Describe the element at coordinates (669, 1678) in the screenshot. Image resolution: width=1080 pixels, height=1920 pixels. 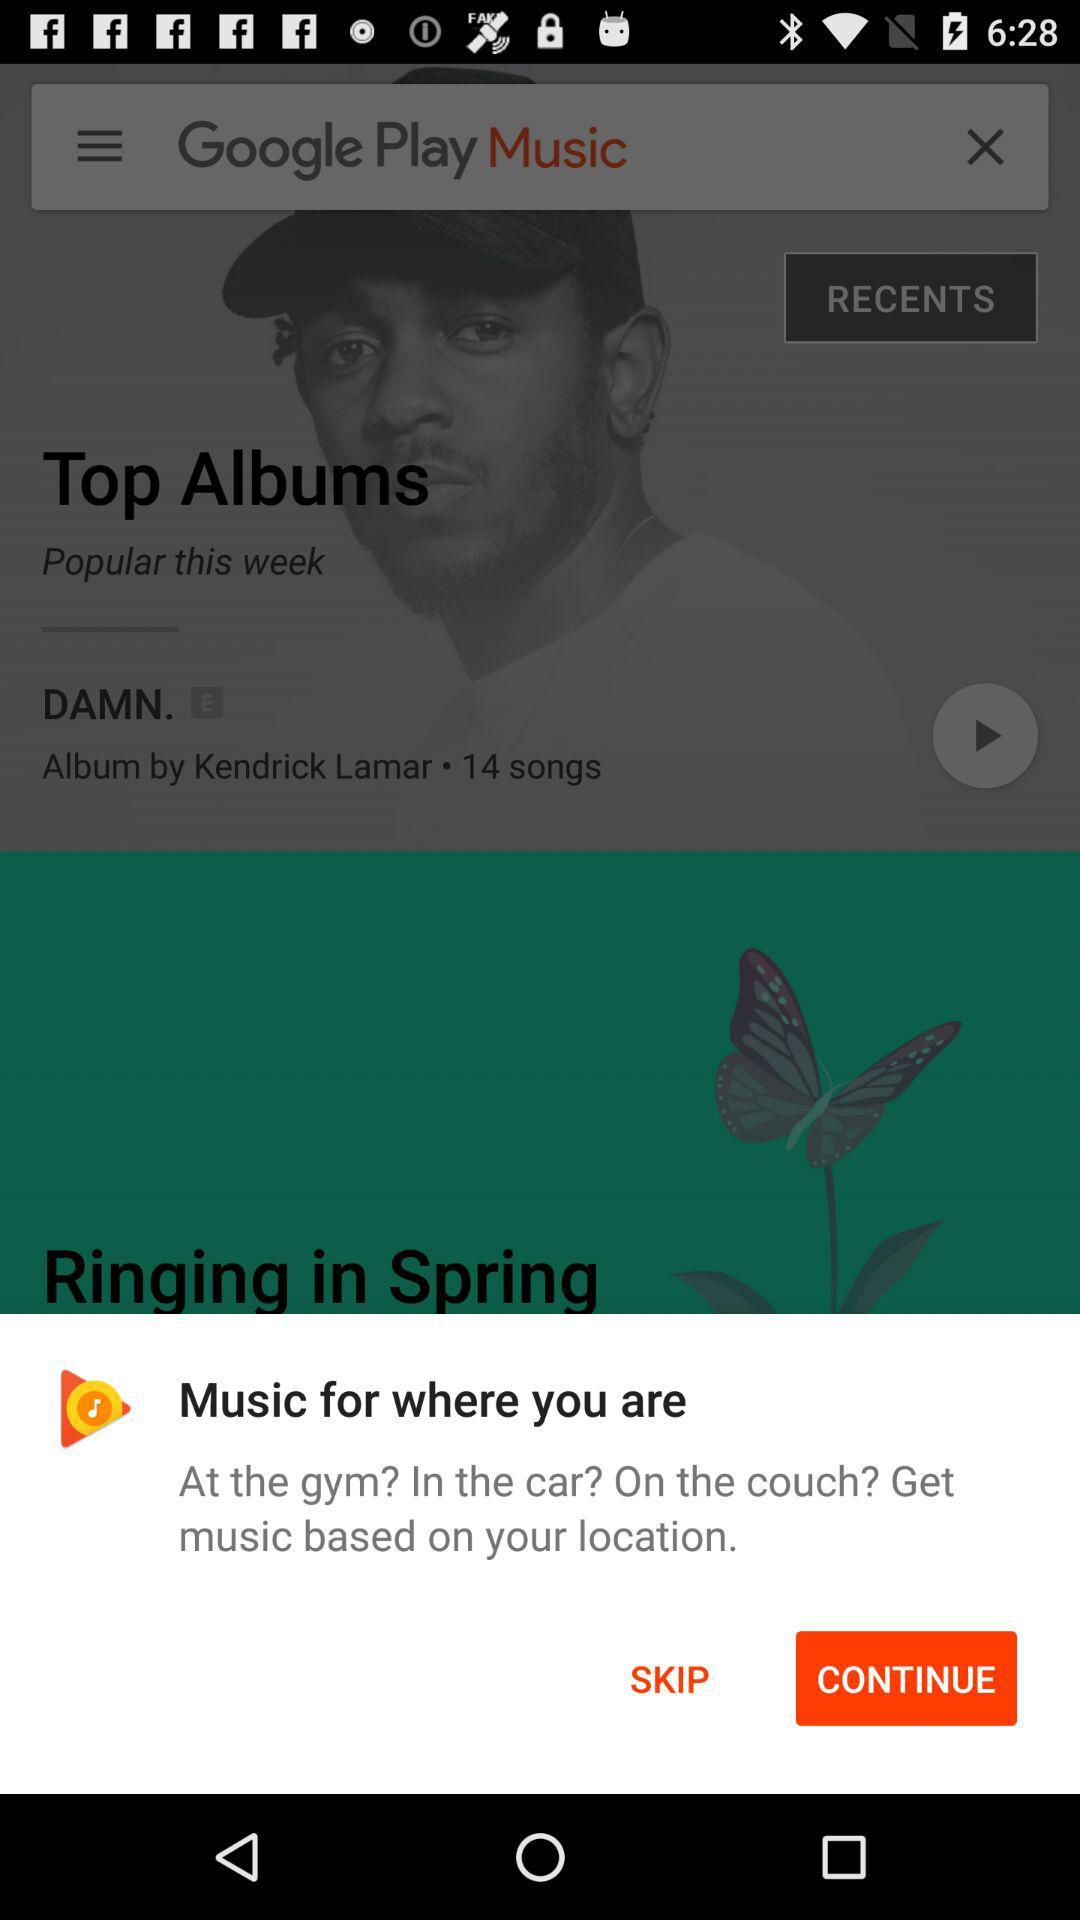
I see `the item below at the gym` at that location.